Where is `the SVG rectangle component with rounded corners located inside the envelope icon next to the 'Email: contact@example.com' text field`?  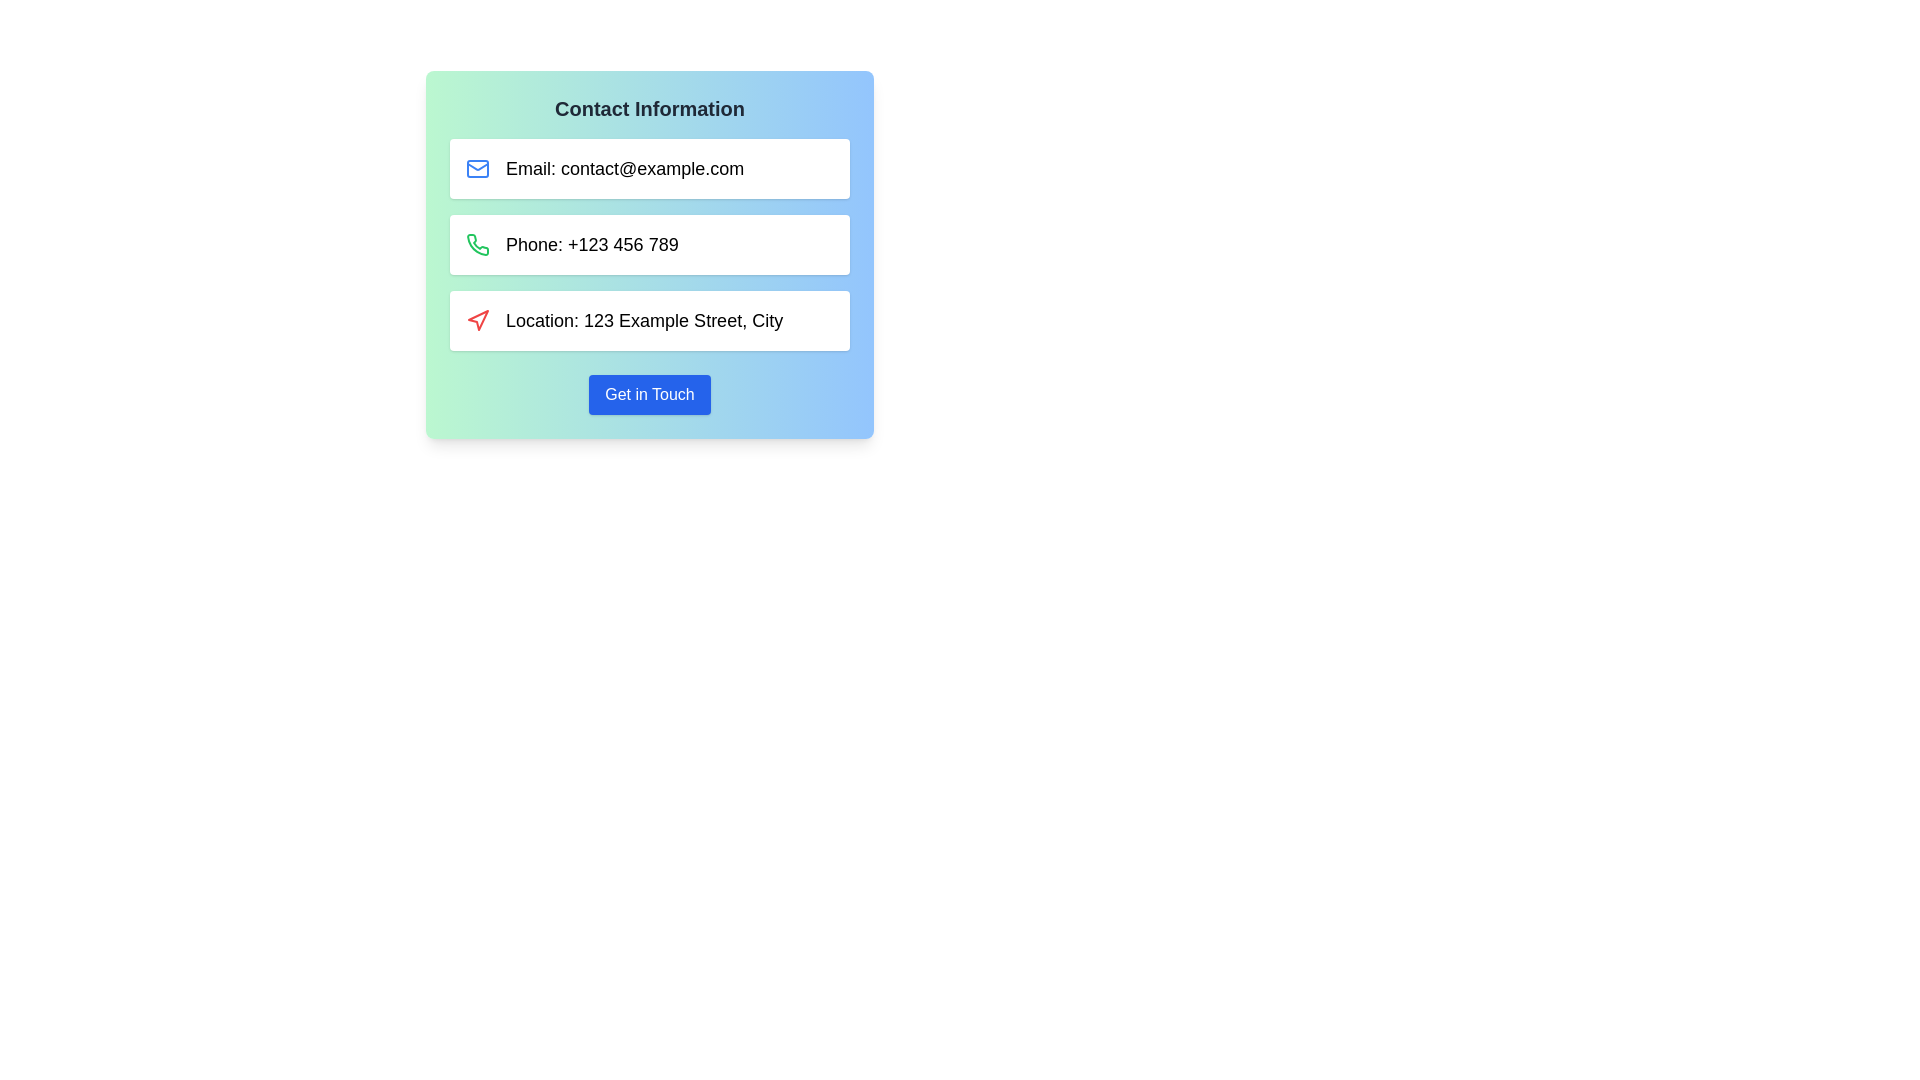 the SVG rectangle component with rounded corners located inside the envelope icon next to the 'Email: contact@example.com' text field is located at coordinates (477, 168).